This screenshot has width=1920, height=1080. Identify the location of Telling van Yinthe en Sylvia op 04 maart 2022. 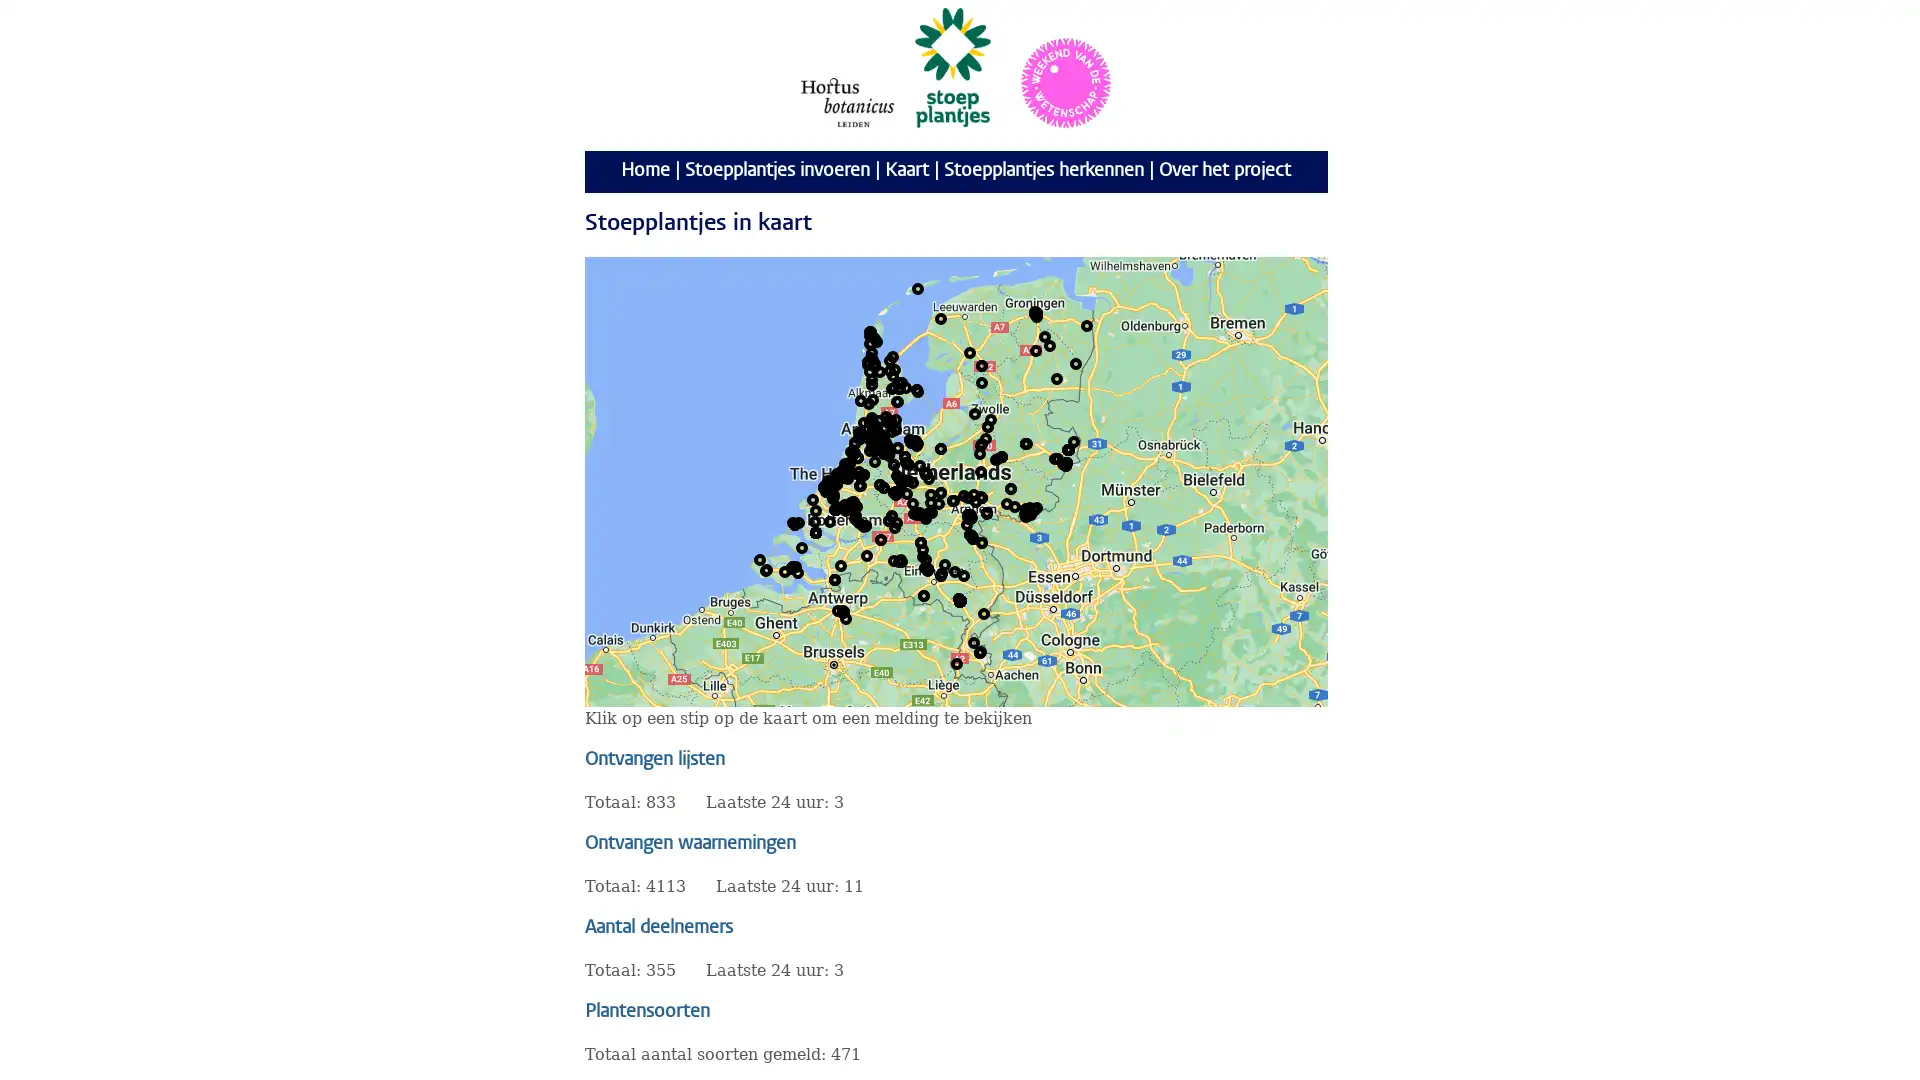
(880, 538).